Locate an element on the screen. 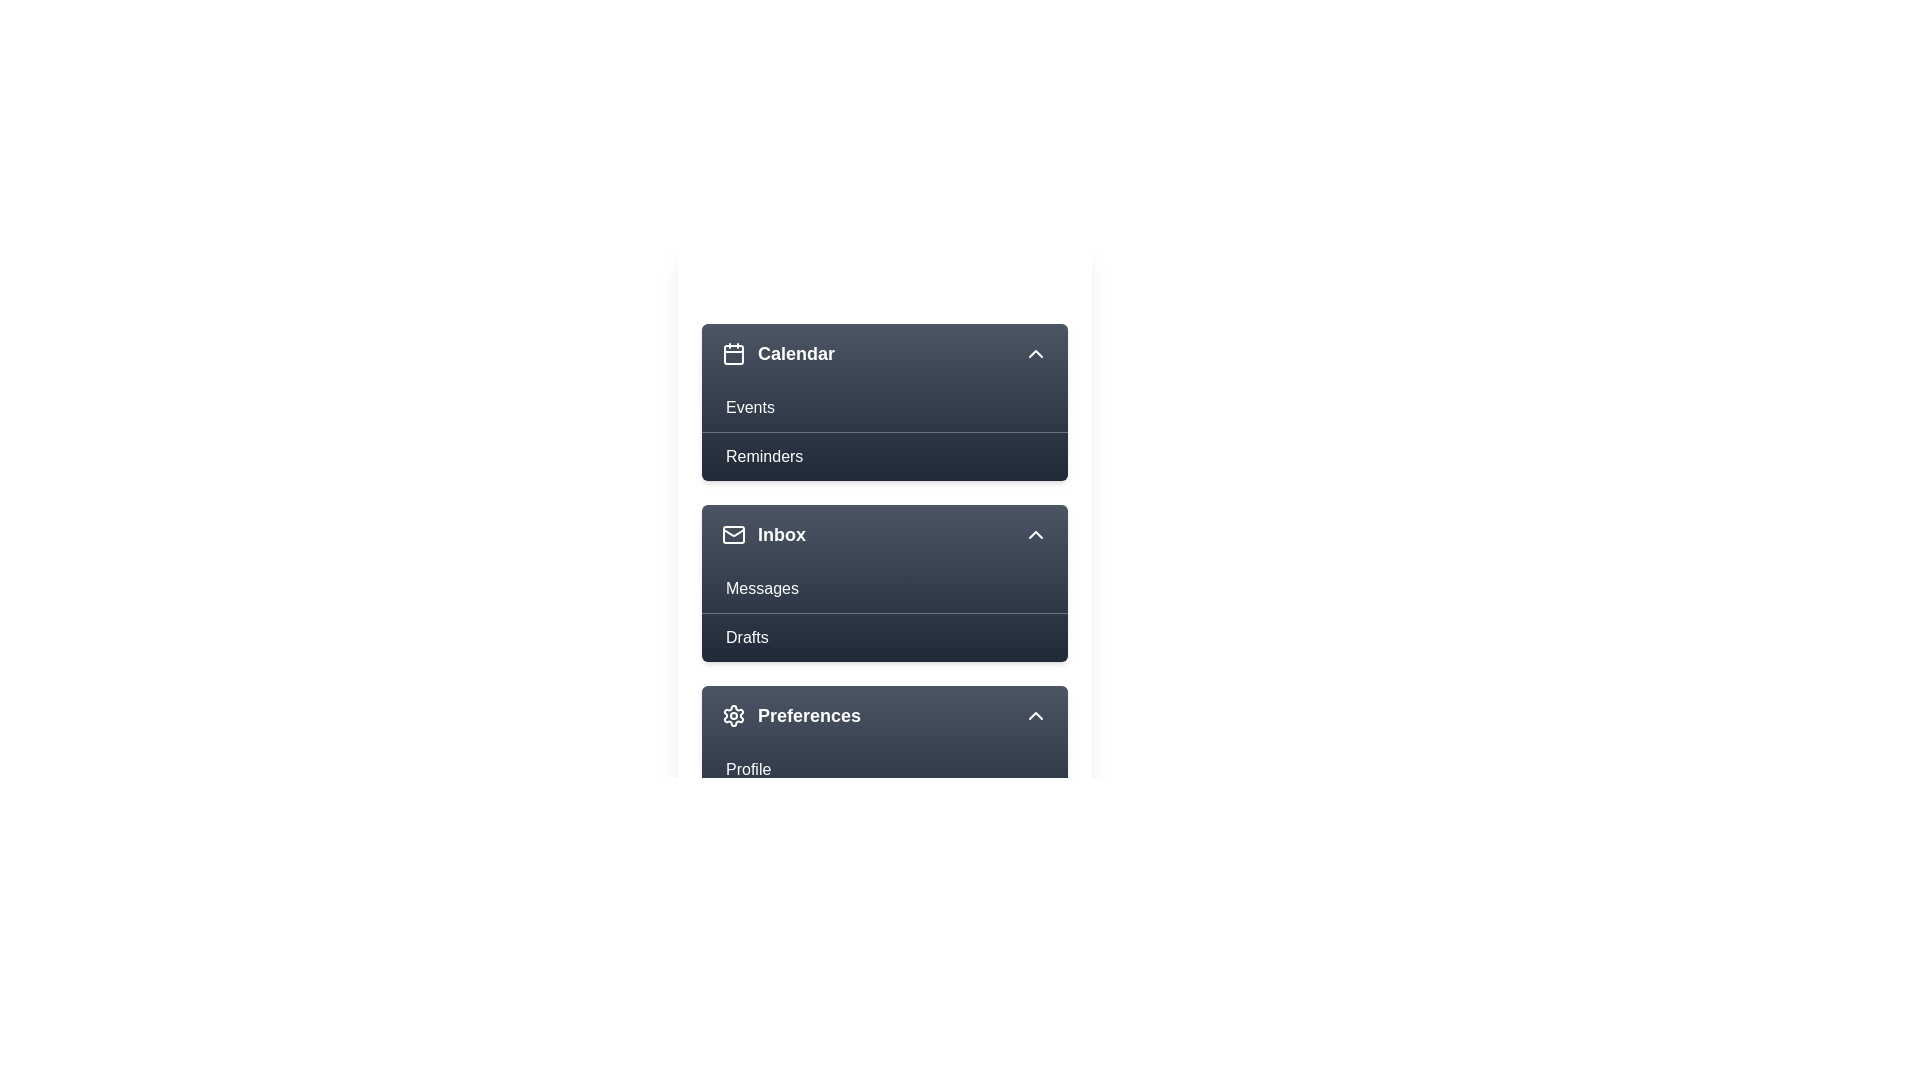  the icon next to the section title Inbox to toggle its visibility is located at coordinates (733, 534).